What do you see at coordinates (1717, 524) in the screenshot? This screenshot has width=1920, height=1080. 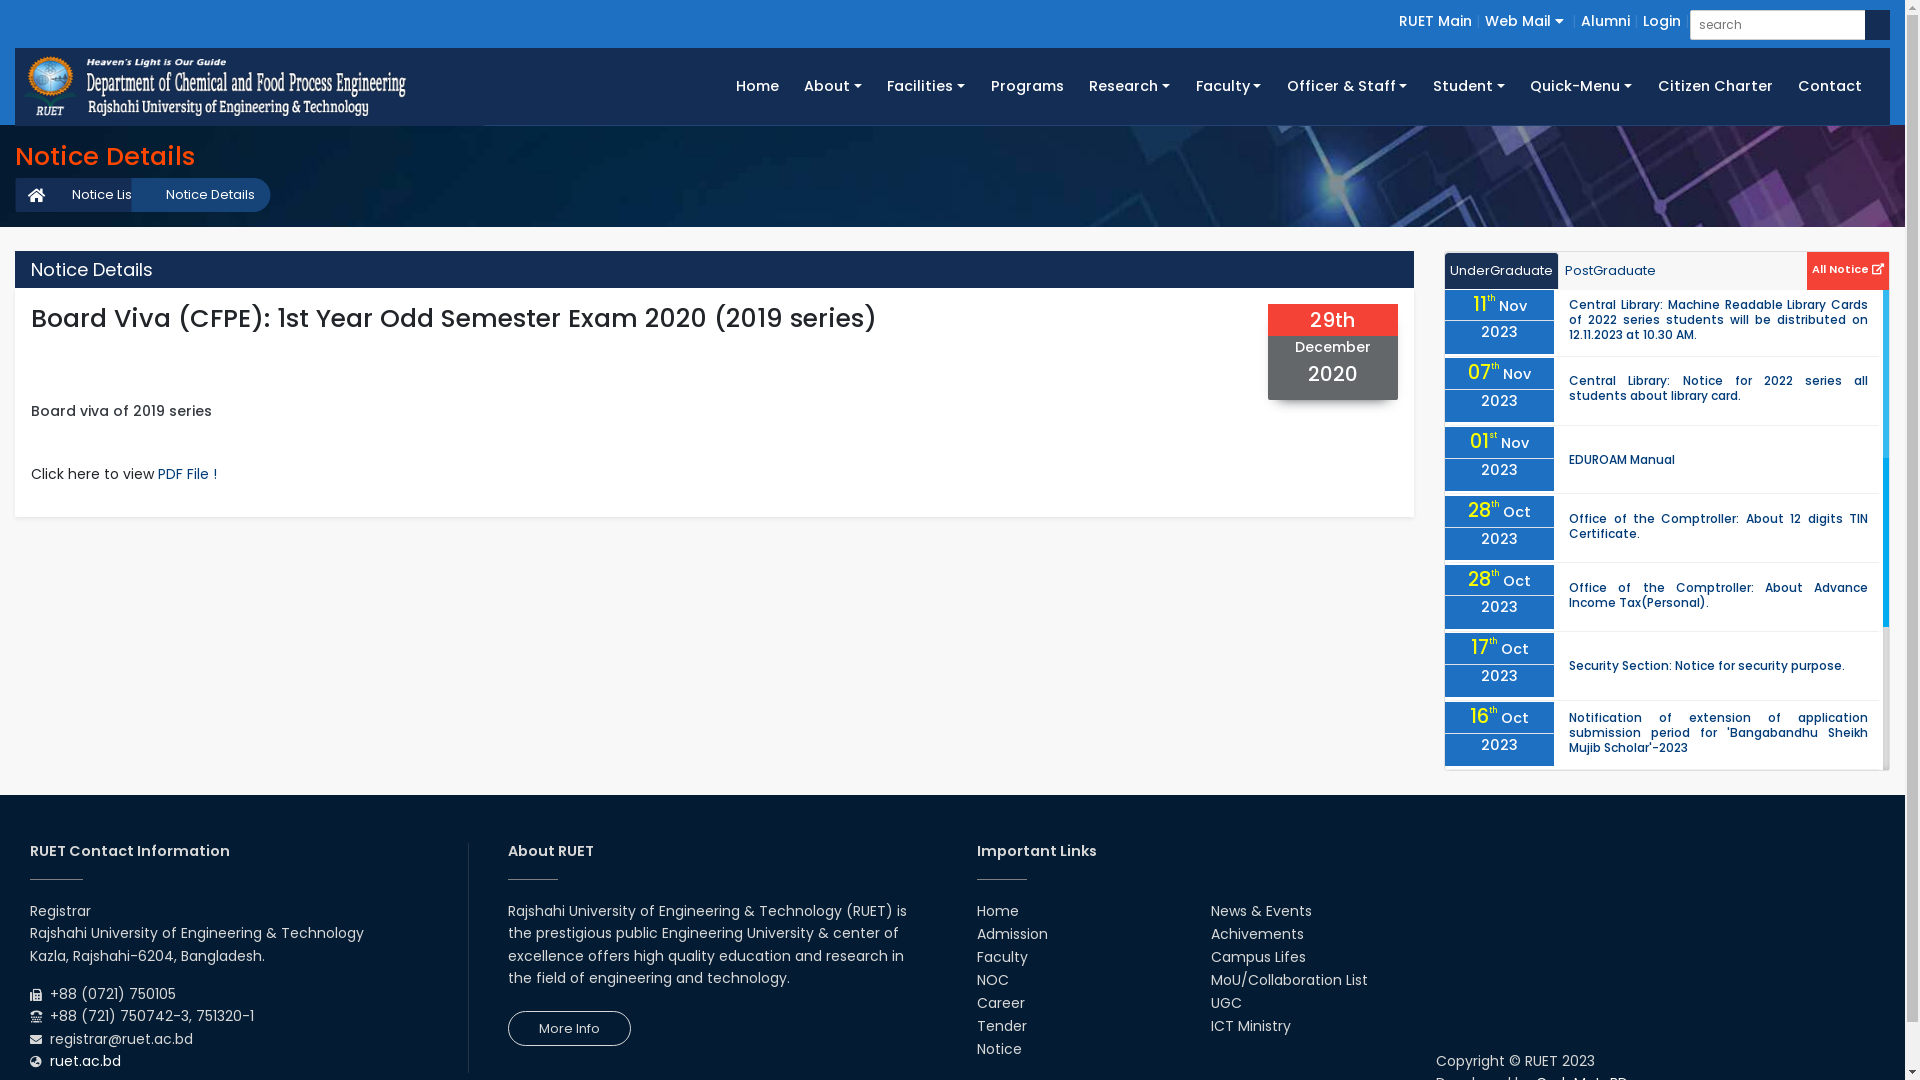 I see `'Office of the Comptroller: About 12 digits TIN Certificate.'` at bounding box center [1717, 524].